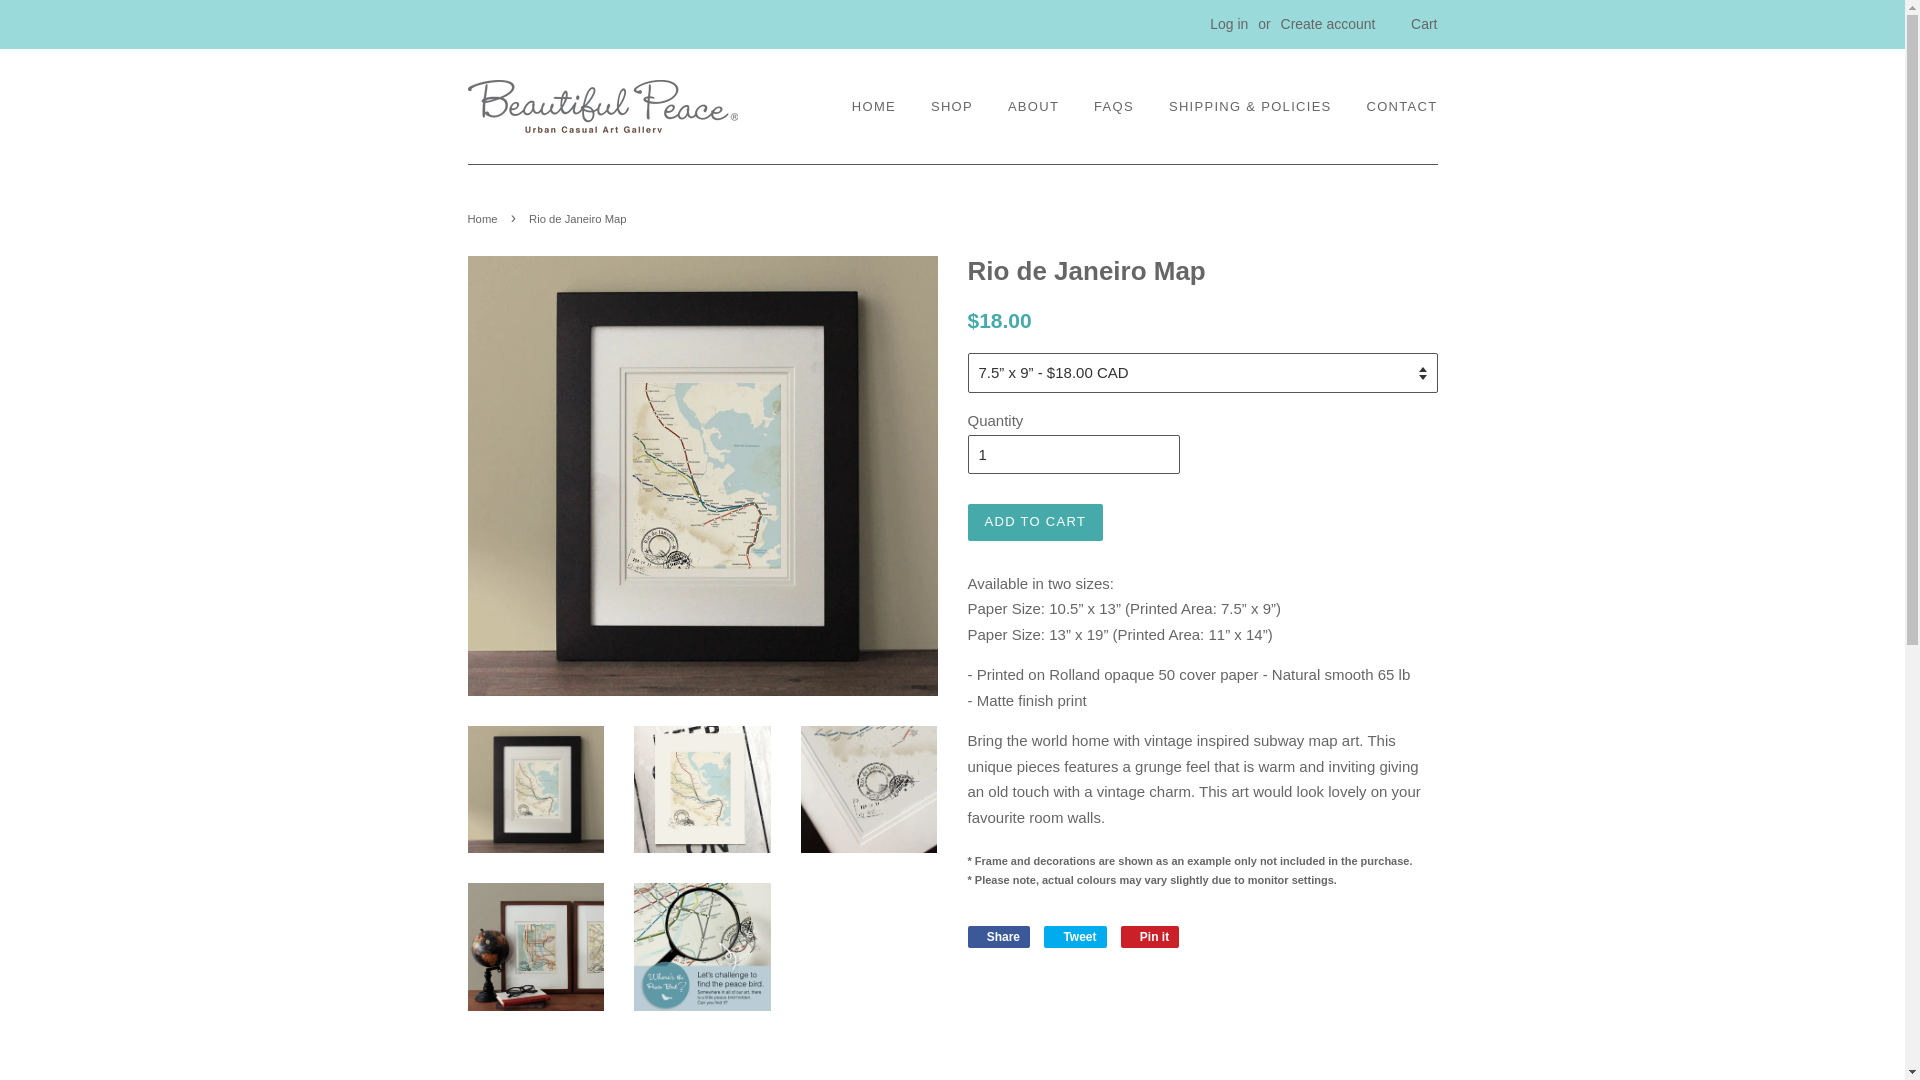  What do you see at coordinates (1042, 937) in the screenshot?
I see `'Tweet` at bounding box center [1042, 937].